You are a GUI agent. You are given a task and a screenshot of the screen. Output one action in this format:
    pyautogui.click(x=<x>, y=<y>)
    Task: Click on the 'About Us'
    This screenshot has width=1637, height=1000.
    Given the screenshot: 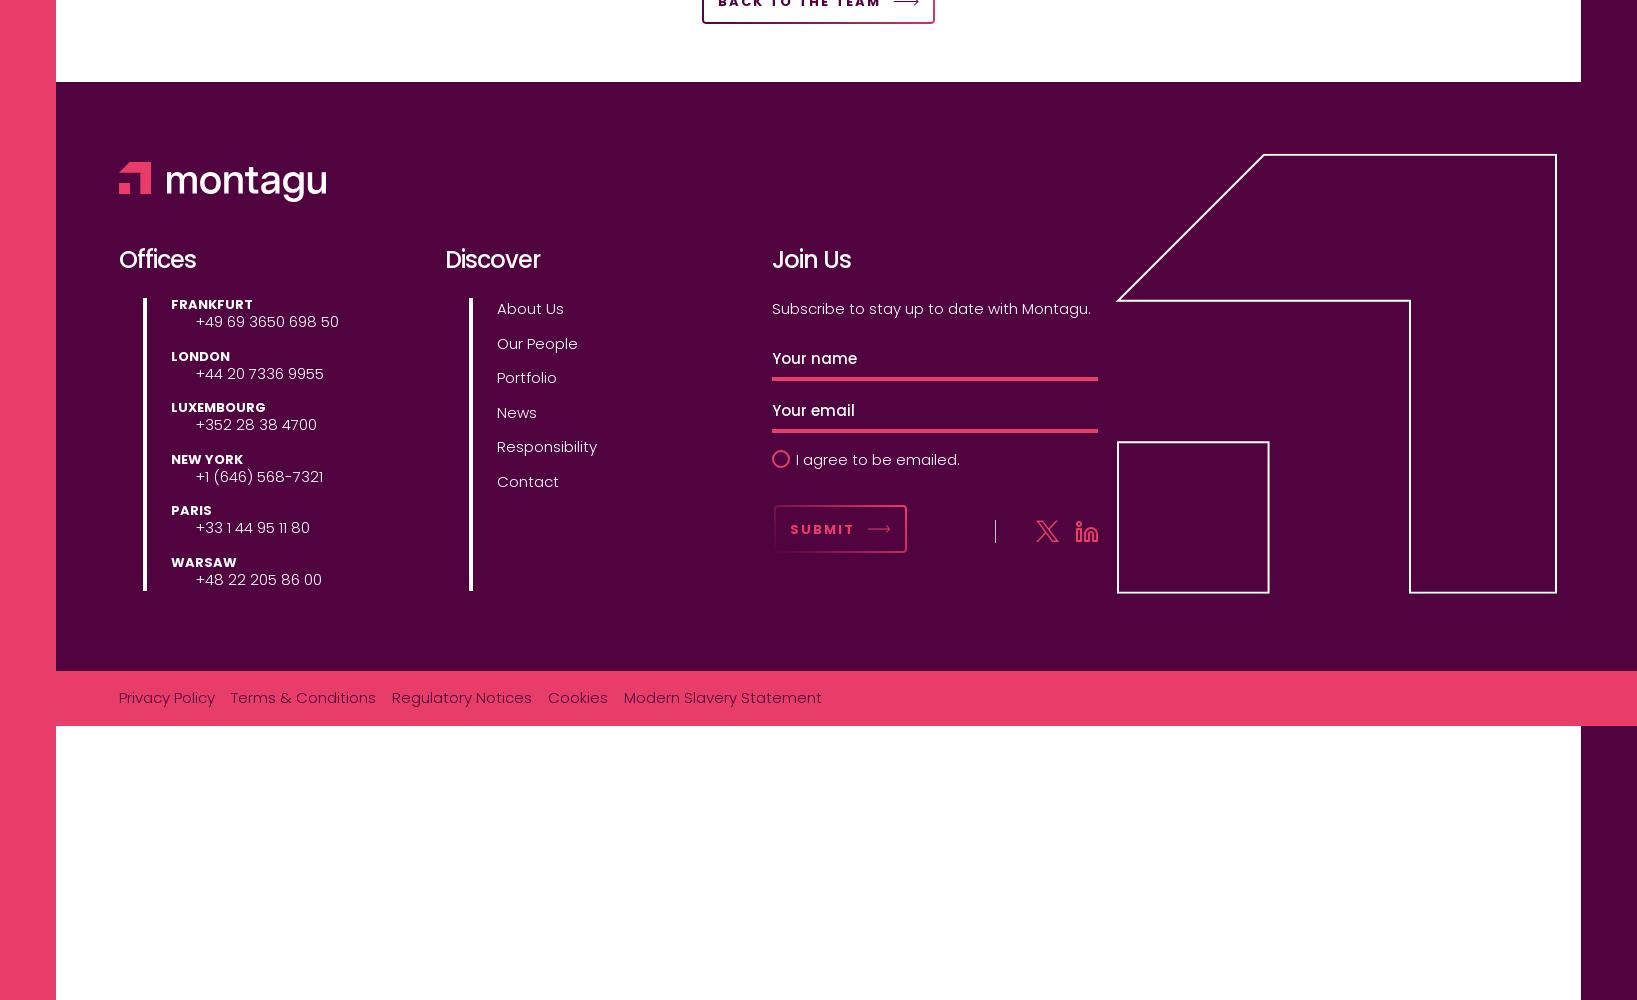 What is the action you would take?
    pyautogui.click(x=529, y=308)
    